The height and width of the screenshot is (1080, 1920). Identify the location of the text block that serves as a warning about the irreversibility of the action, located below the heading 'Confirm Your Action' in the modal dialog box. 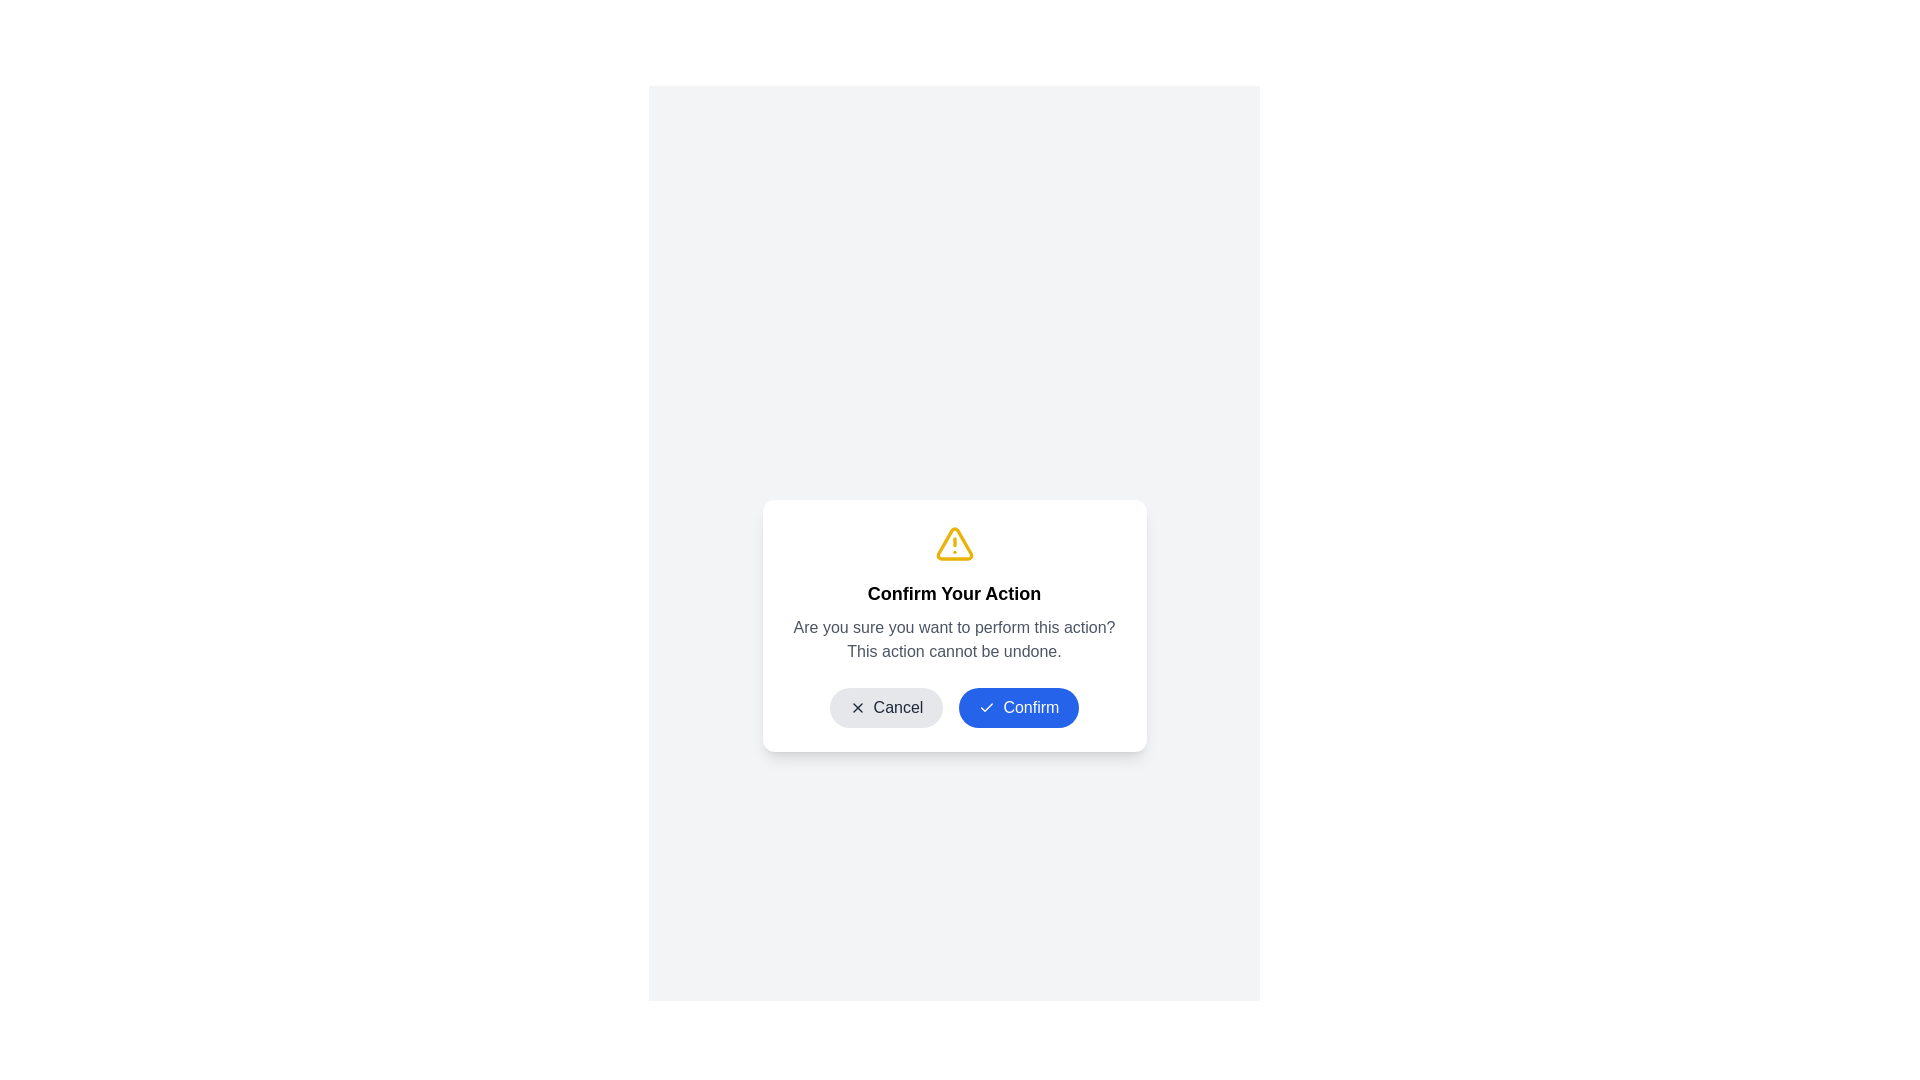
(953, 640).